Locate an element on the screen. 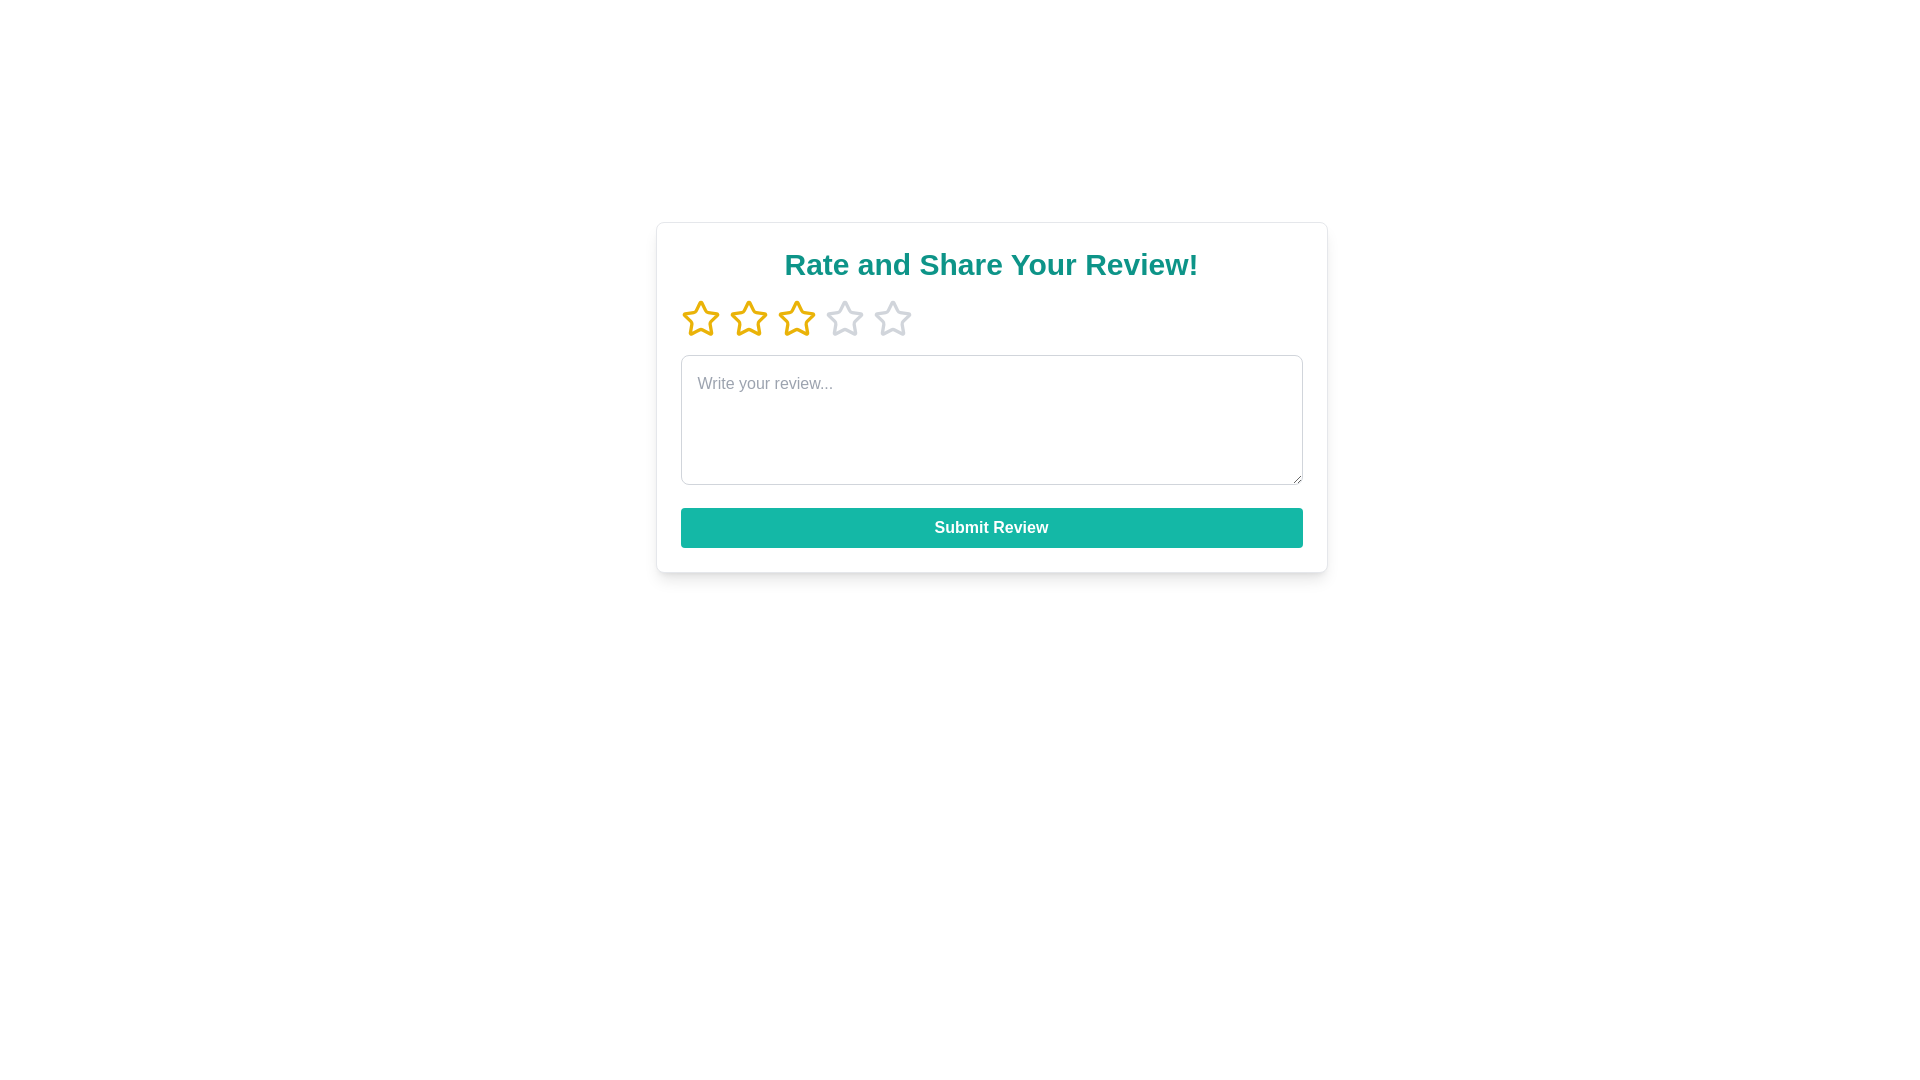 Image resolution: width=1920 pixels, height=1080 pixels. the submit button to submit the review is located at coordinates (991, 527).